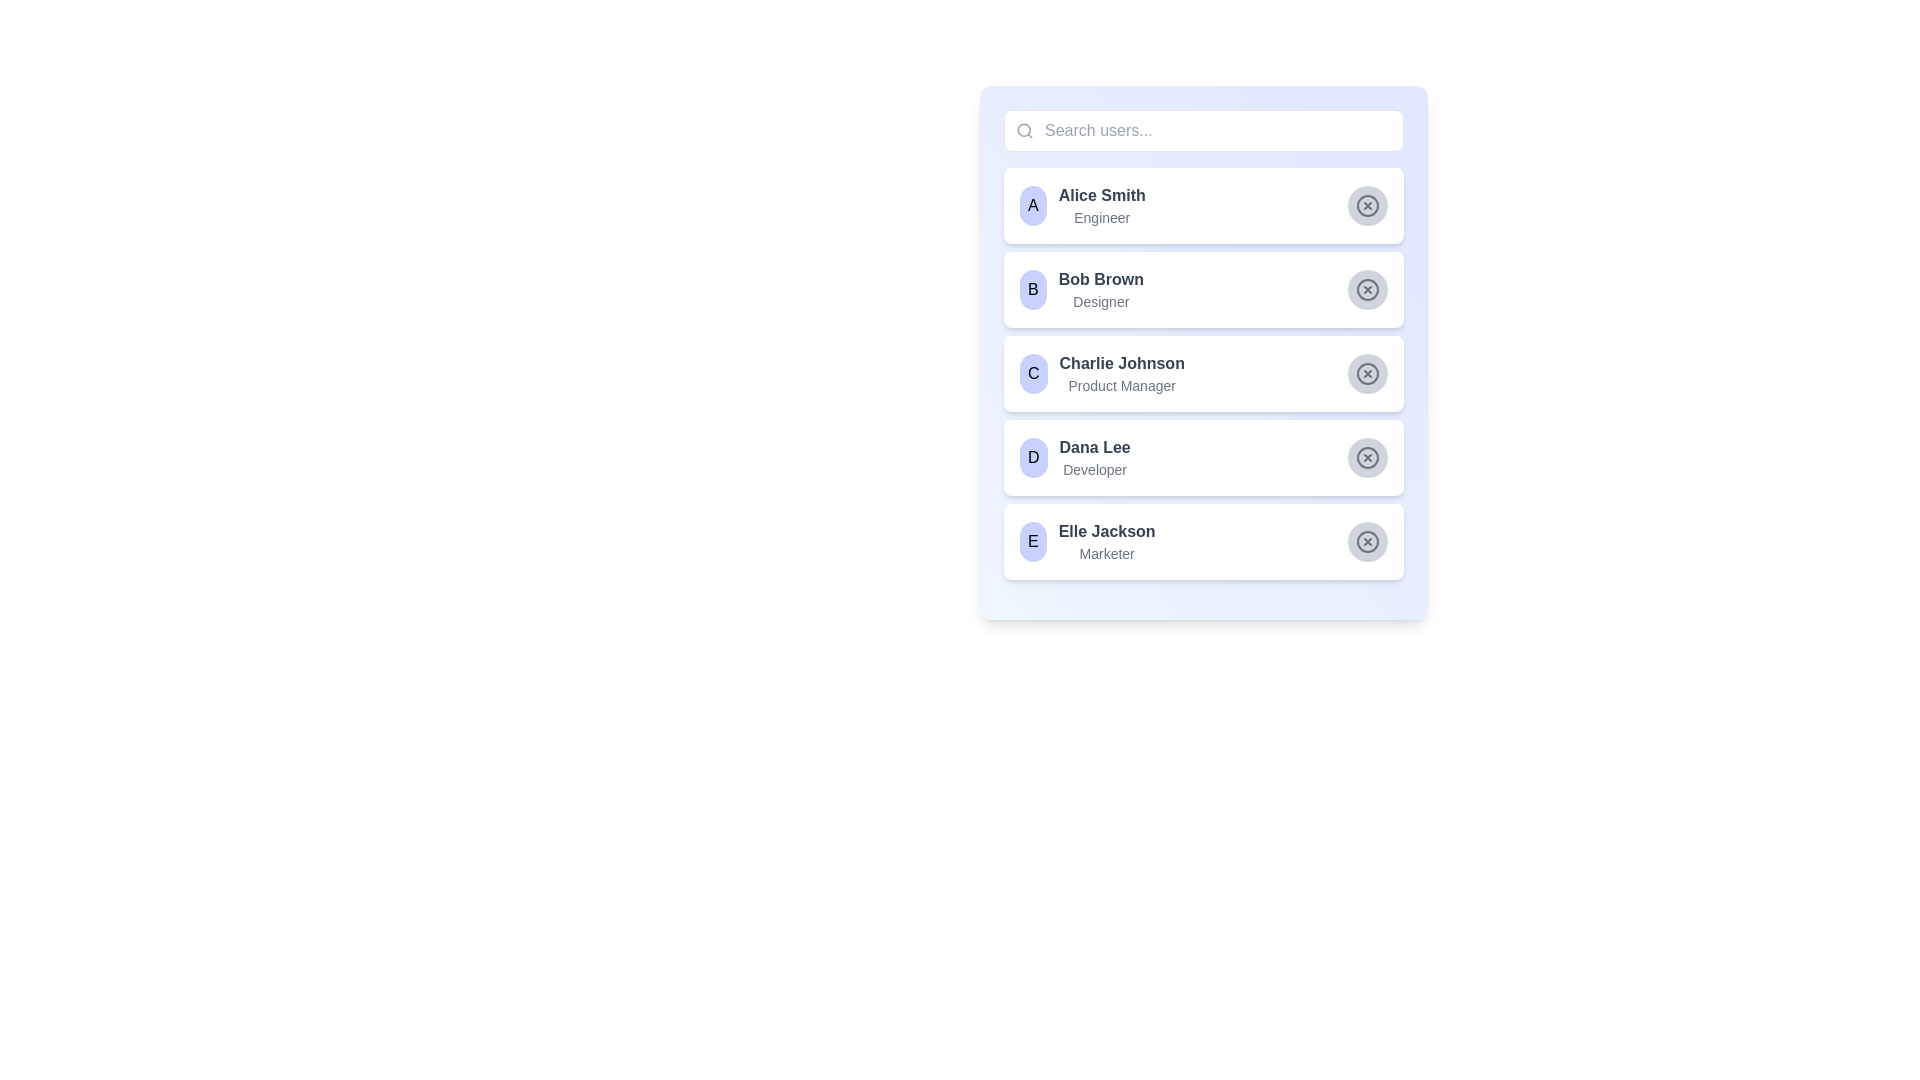 The height and width of the screenshot is (1080, 1920). What do you see at coordinates (1081, 205) in the screenshot?
I see `the user's profile composite element displaying their avatar and text labels, located at the top of the user profiles list` at bounding box center [1081, 205].